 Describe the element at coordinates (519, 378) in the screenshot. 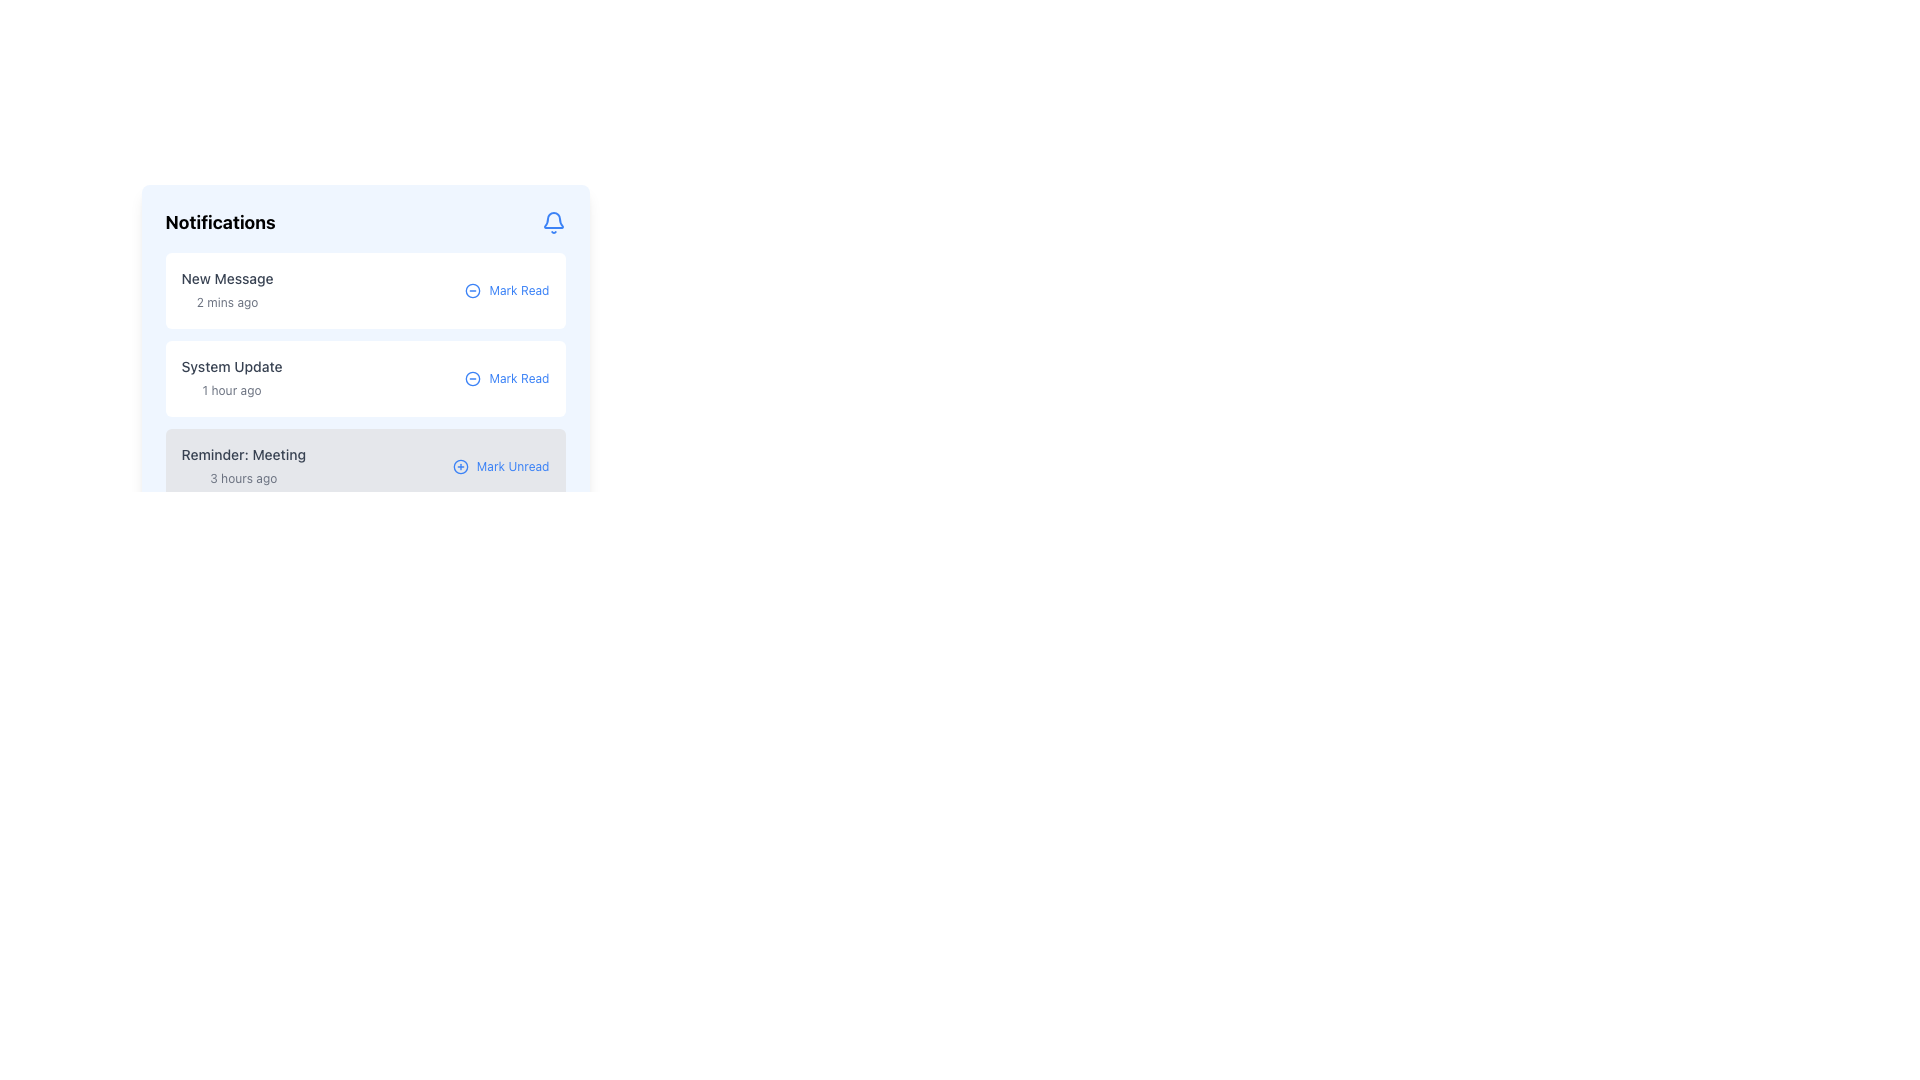

I see `the 'Mark as Read' text link/button located to the right of the 'System Update' entry in the notification list` at that location.